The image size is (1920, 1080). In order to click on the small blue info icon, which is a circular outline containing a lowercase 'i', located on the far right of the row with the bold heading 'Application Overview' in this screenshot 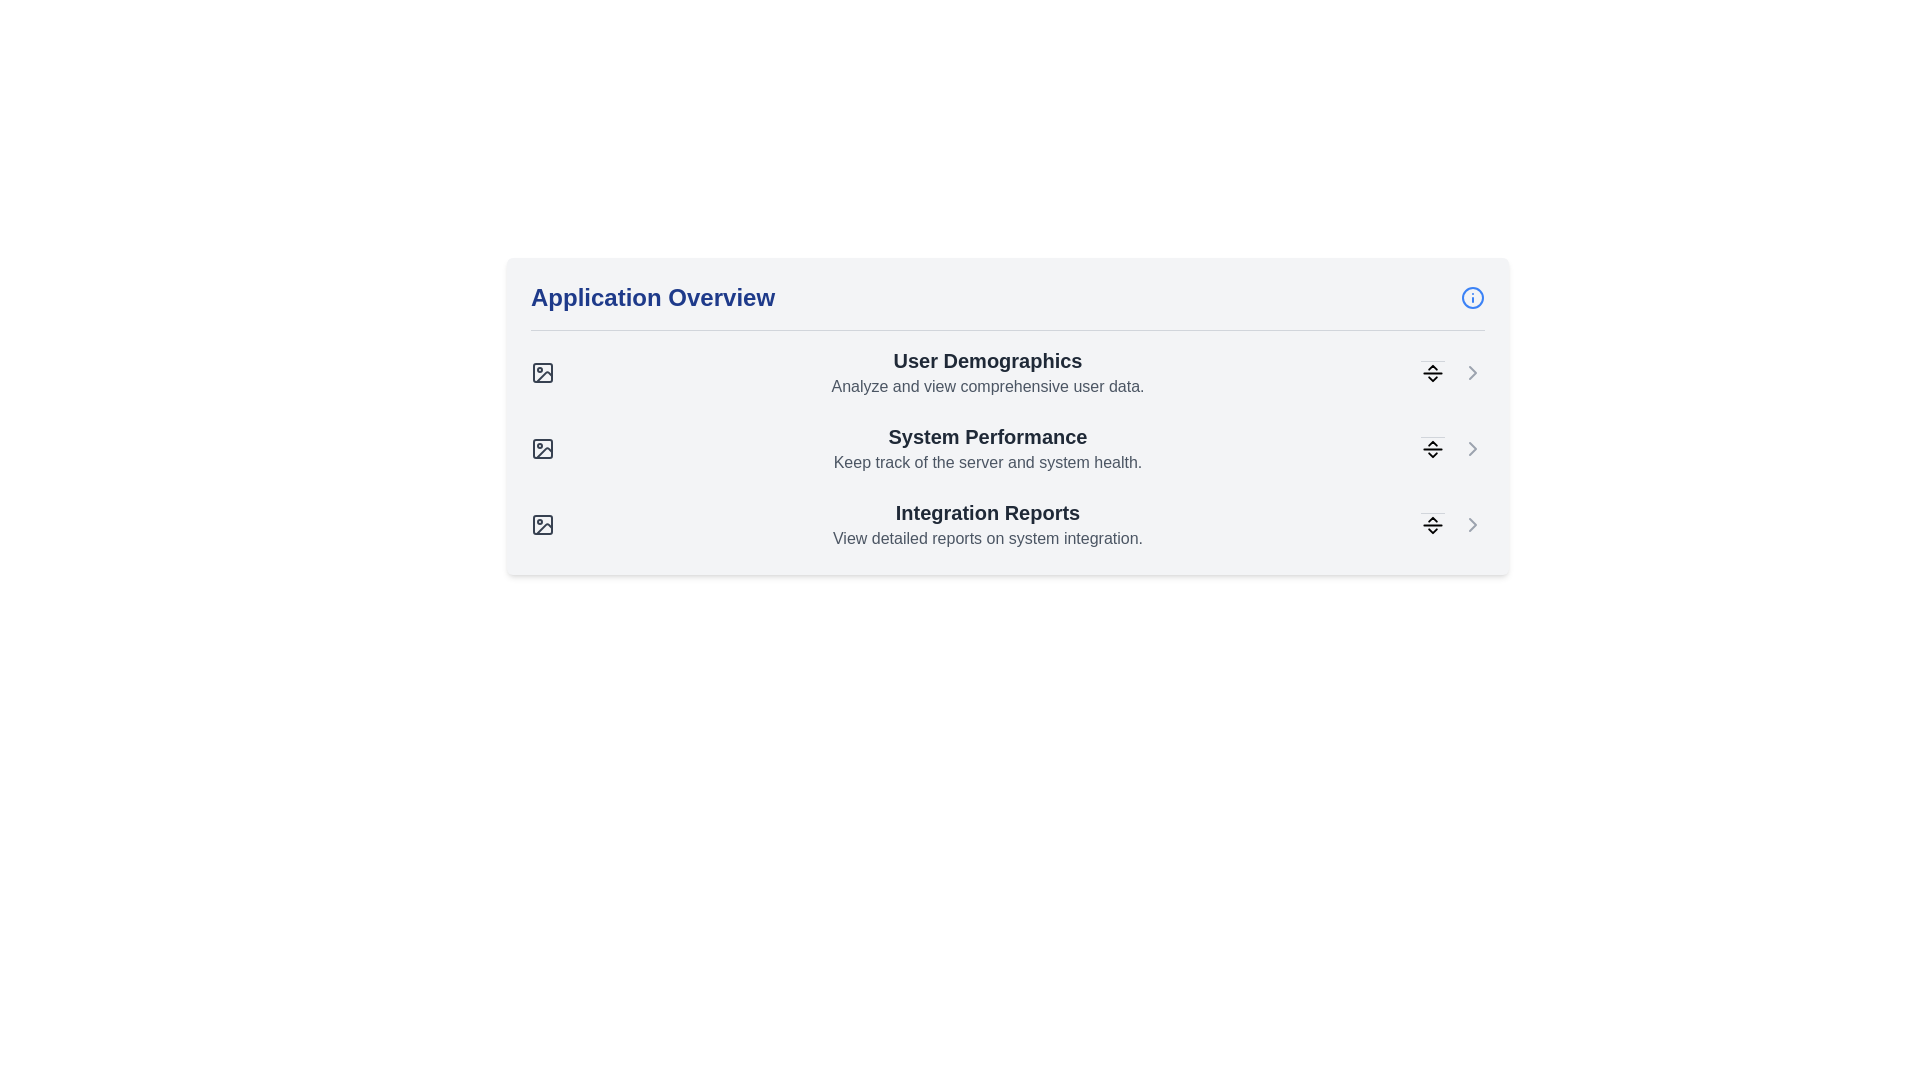, I will do `click(1473, 297)`.